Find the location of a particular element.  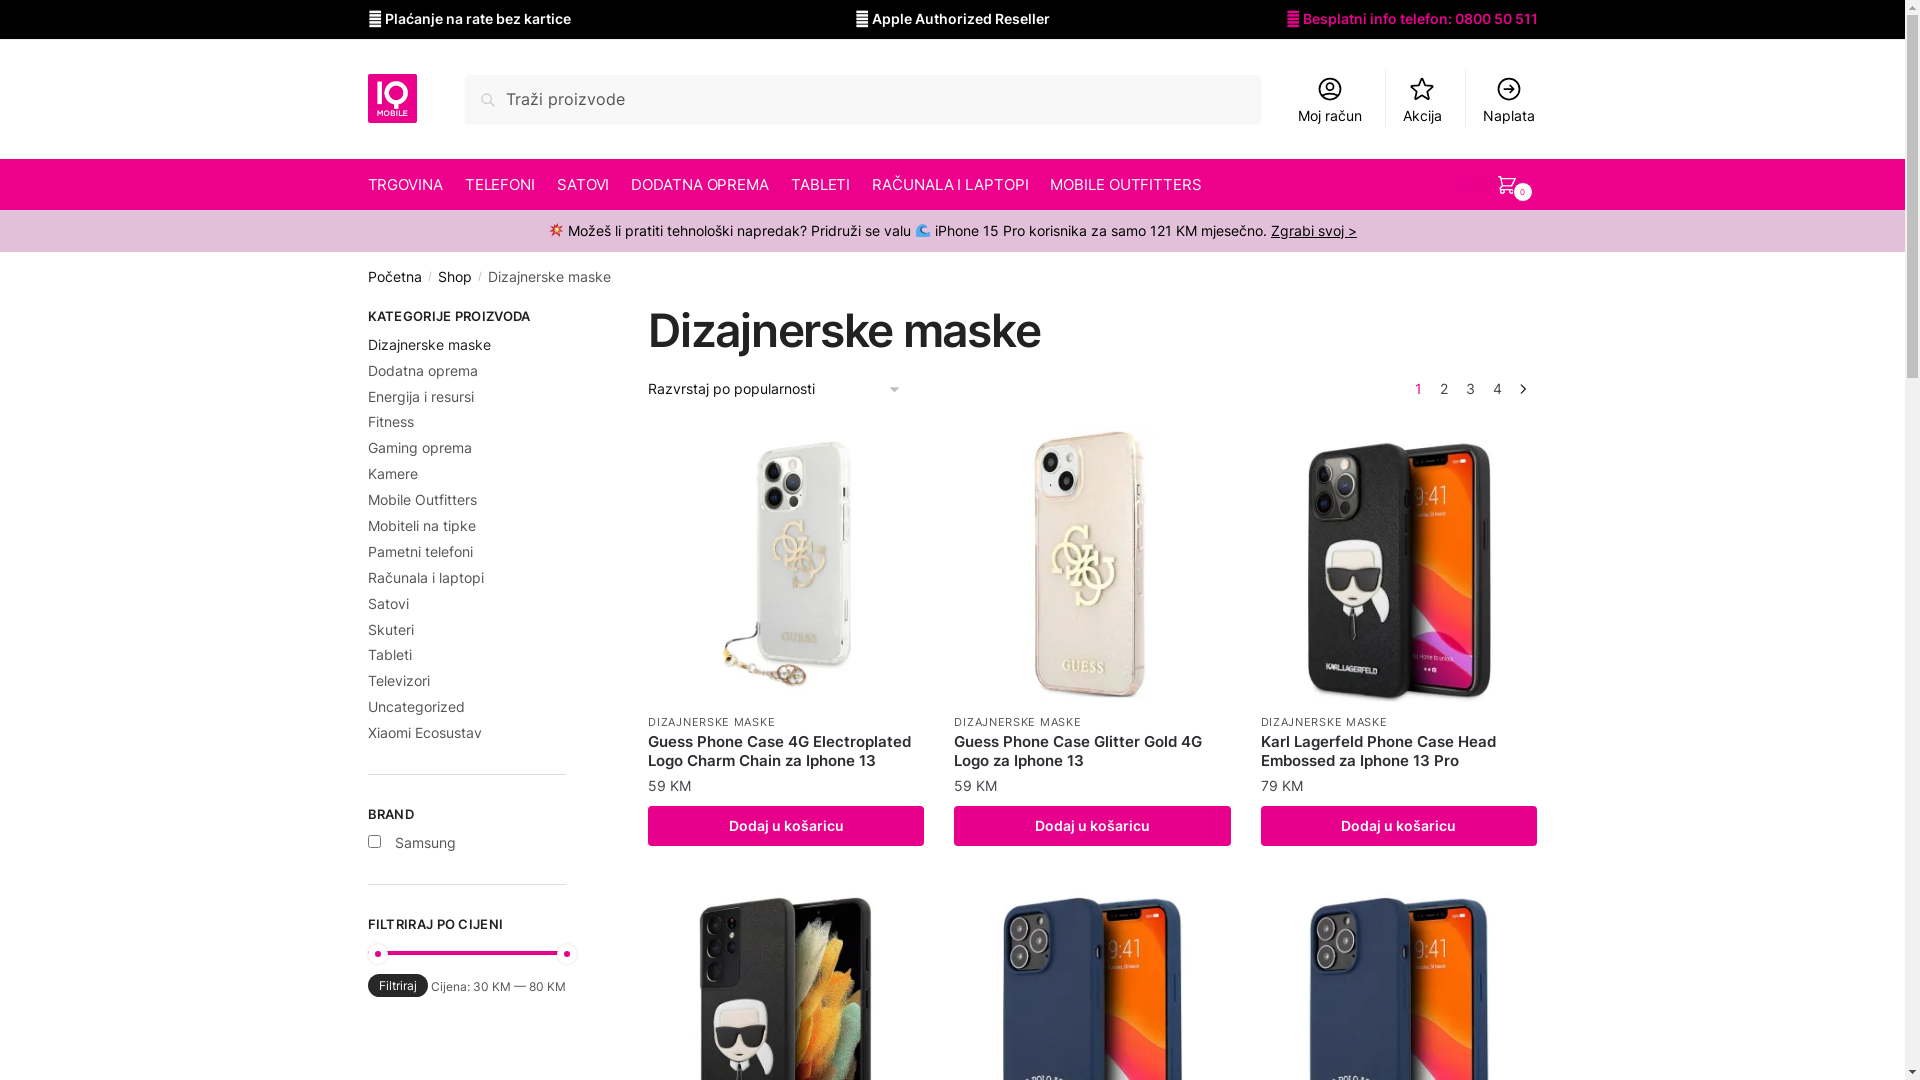

'4' is located at coordinates (1497, 389).